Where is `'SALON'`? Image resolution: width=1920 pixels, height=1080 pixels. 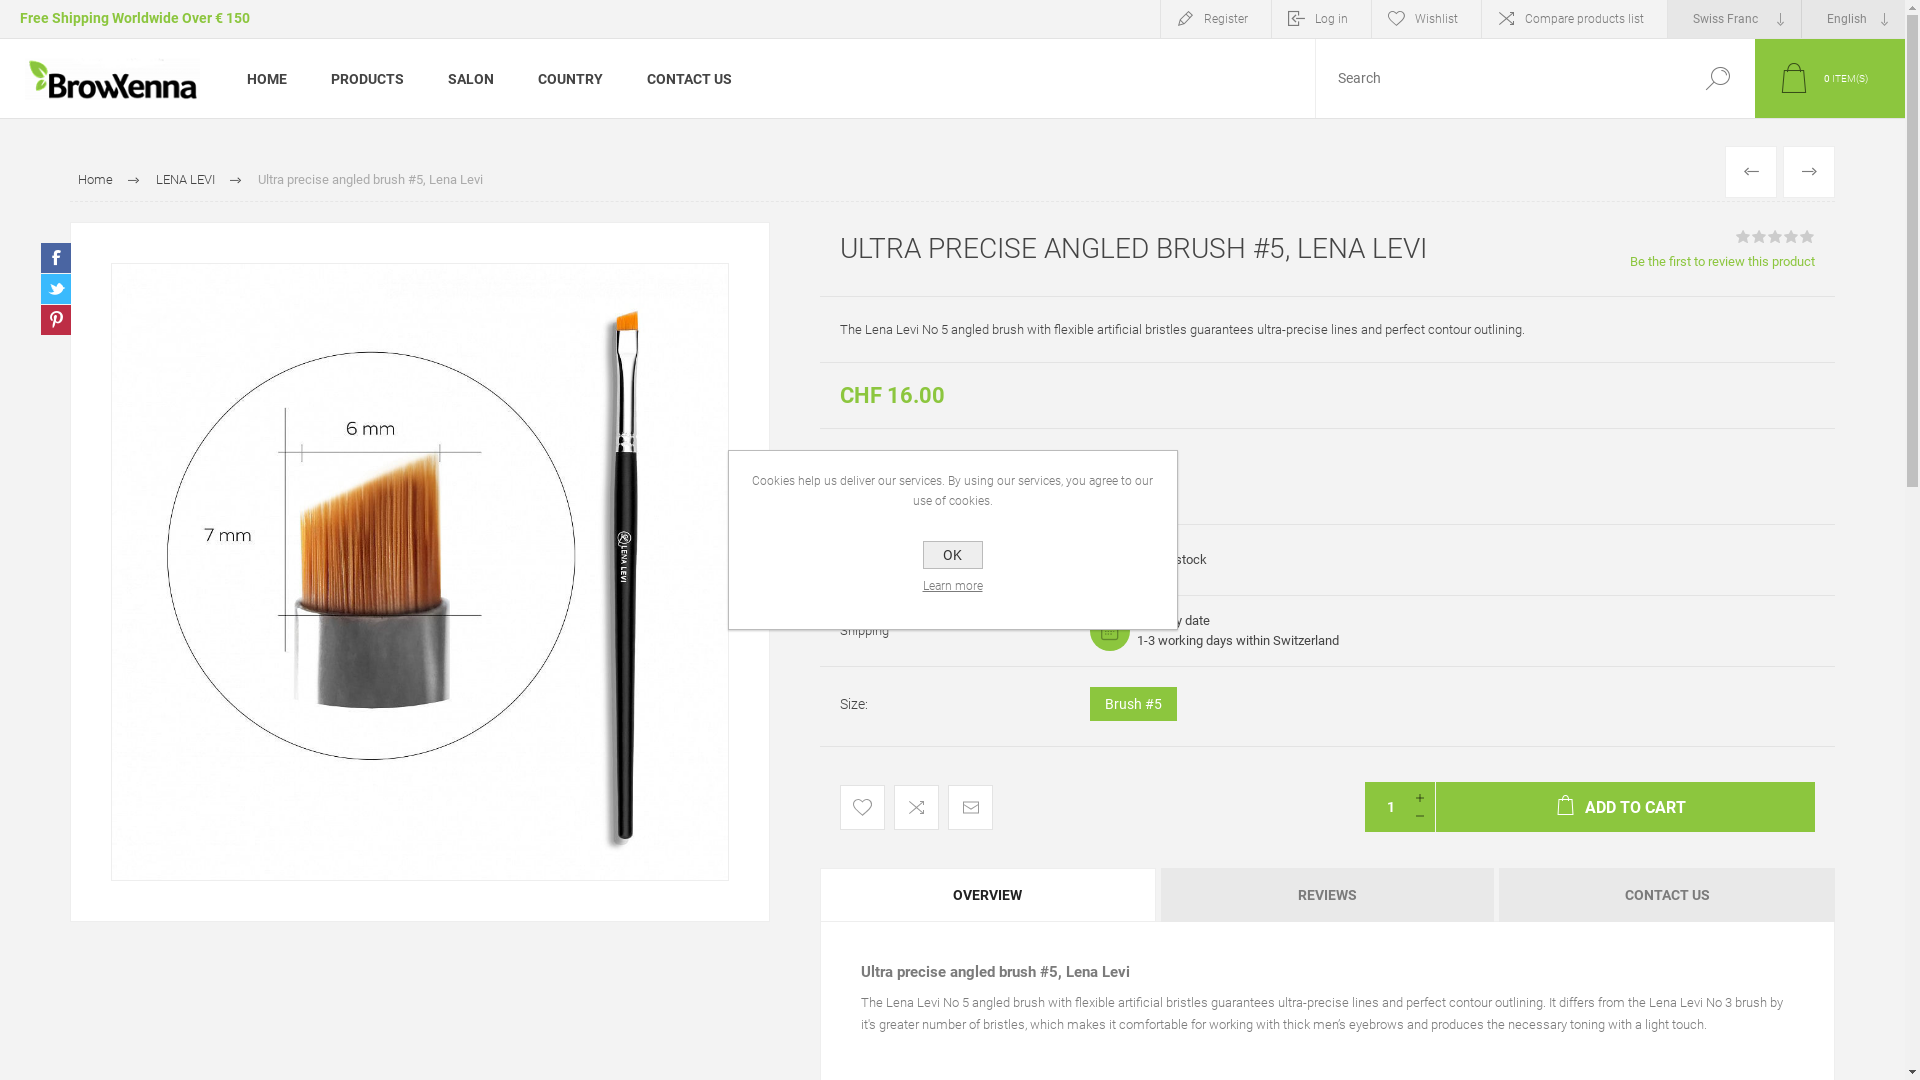
'SALON' is located at coordinates (425, 76).